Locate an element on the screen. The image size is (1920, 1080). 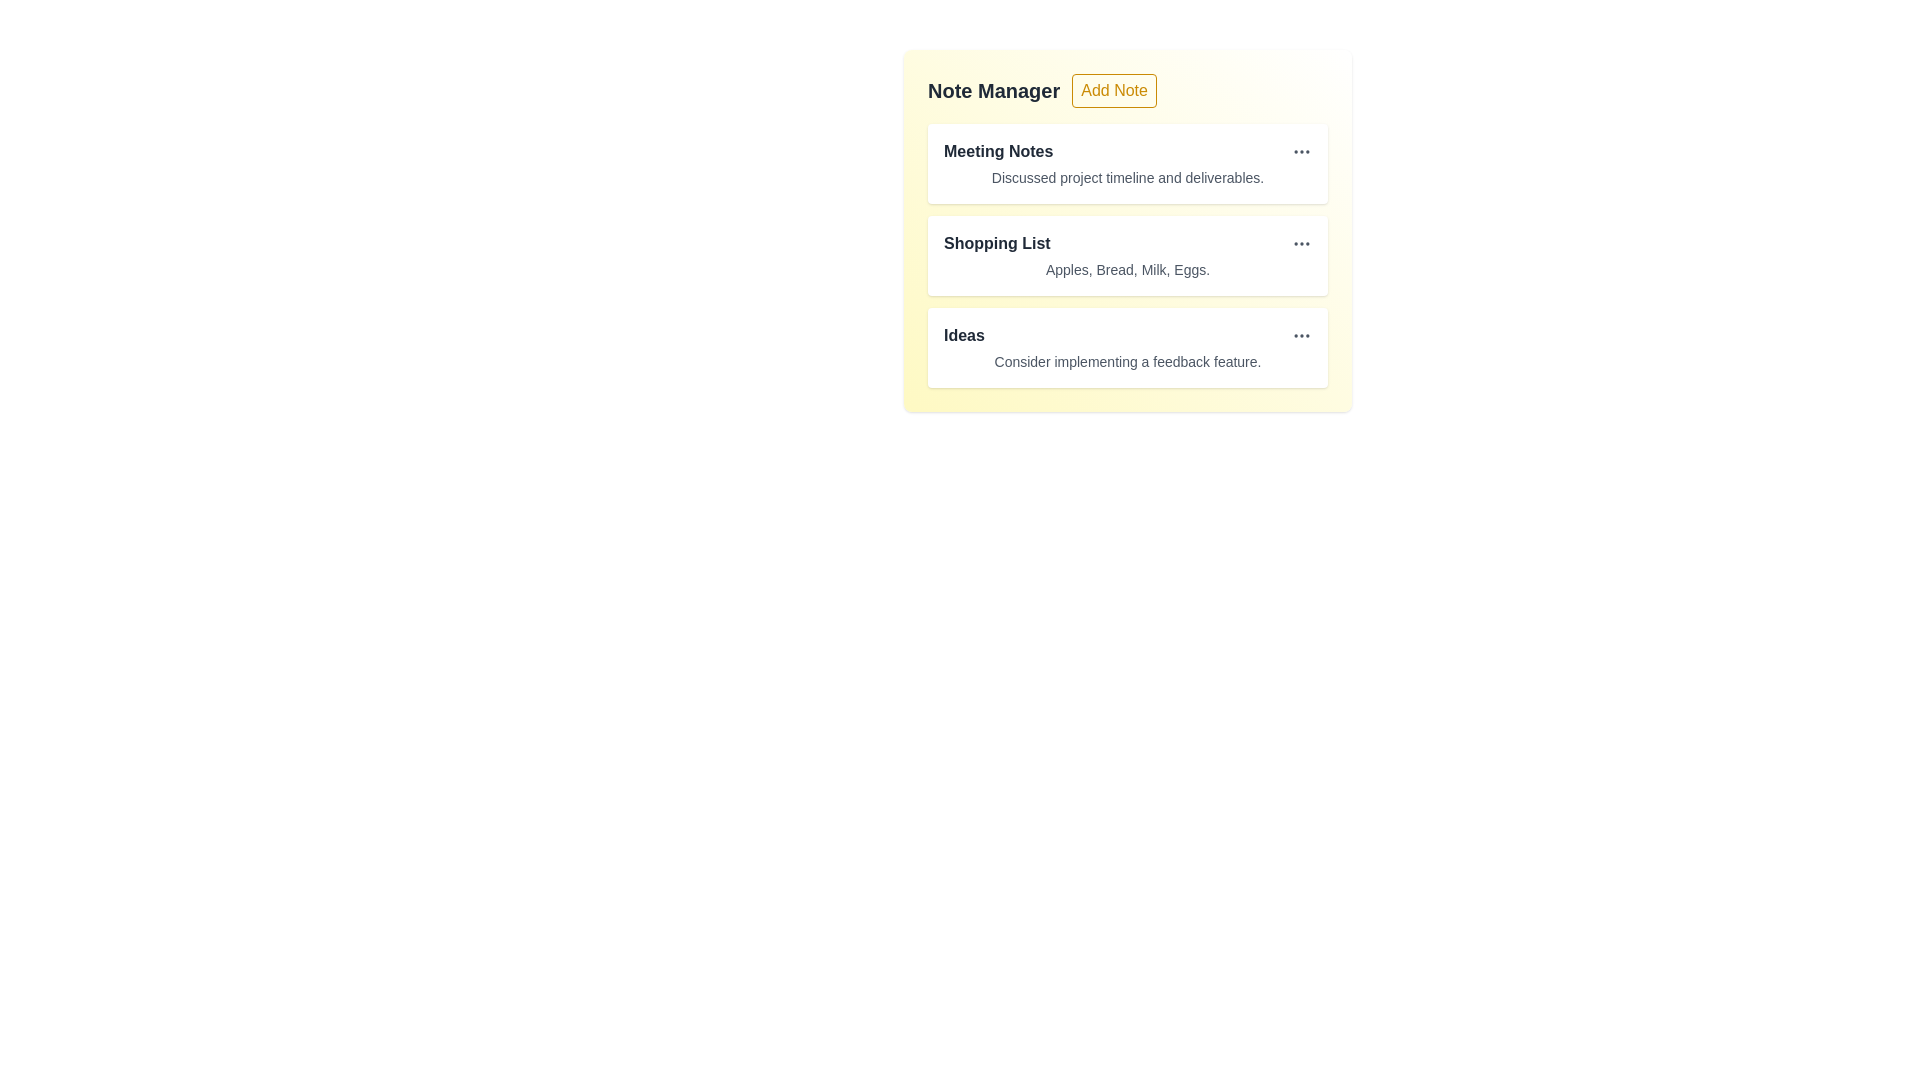
the 'MoreHorizontal' icon next to the note titled 'Ideas' is located at coordinates (1301, 334).